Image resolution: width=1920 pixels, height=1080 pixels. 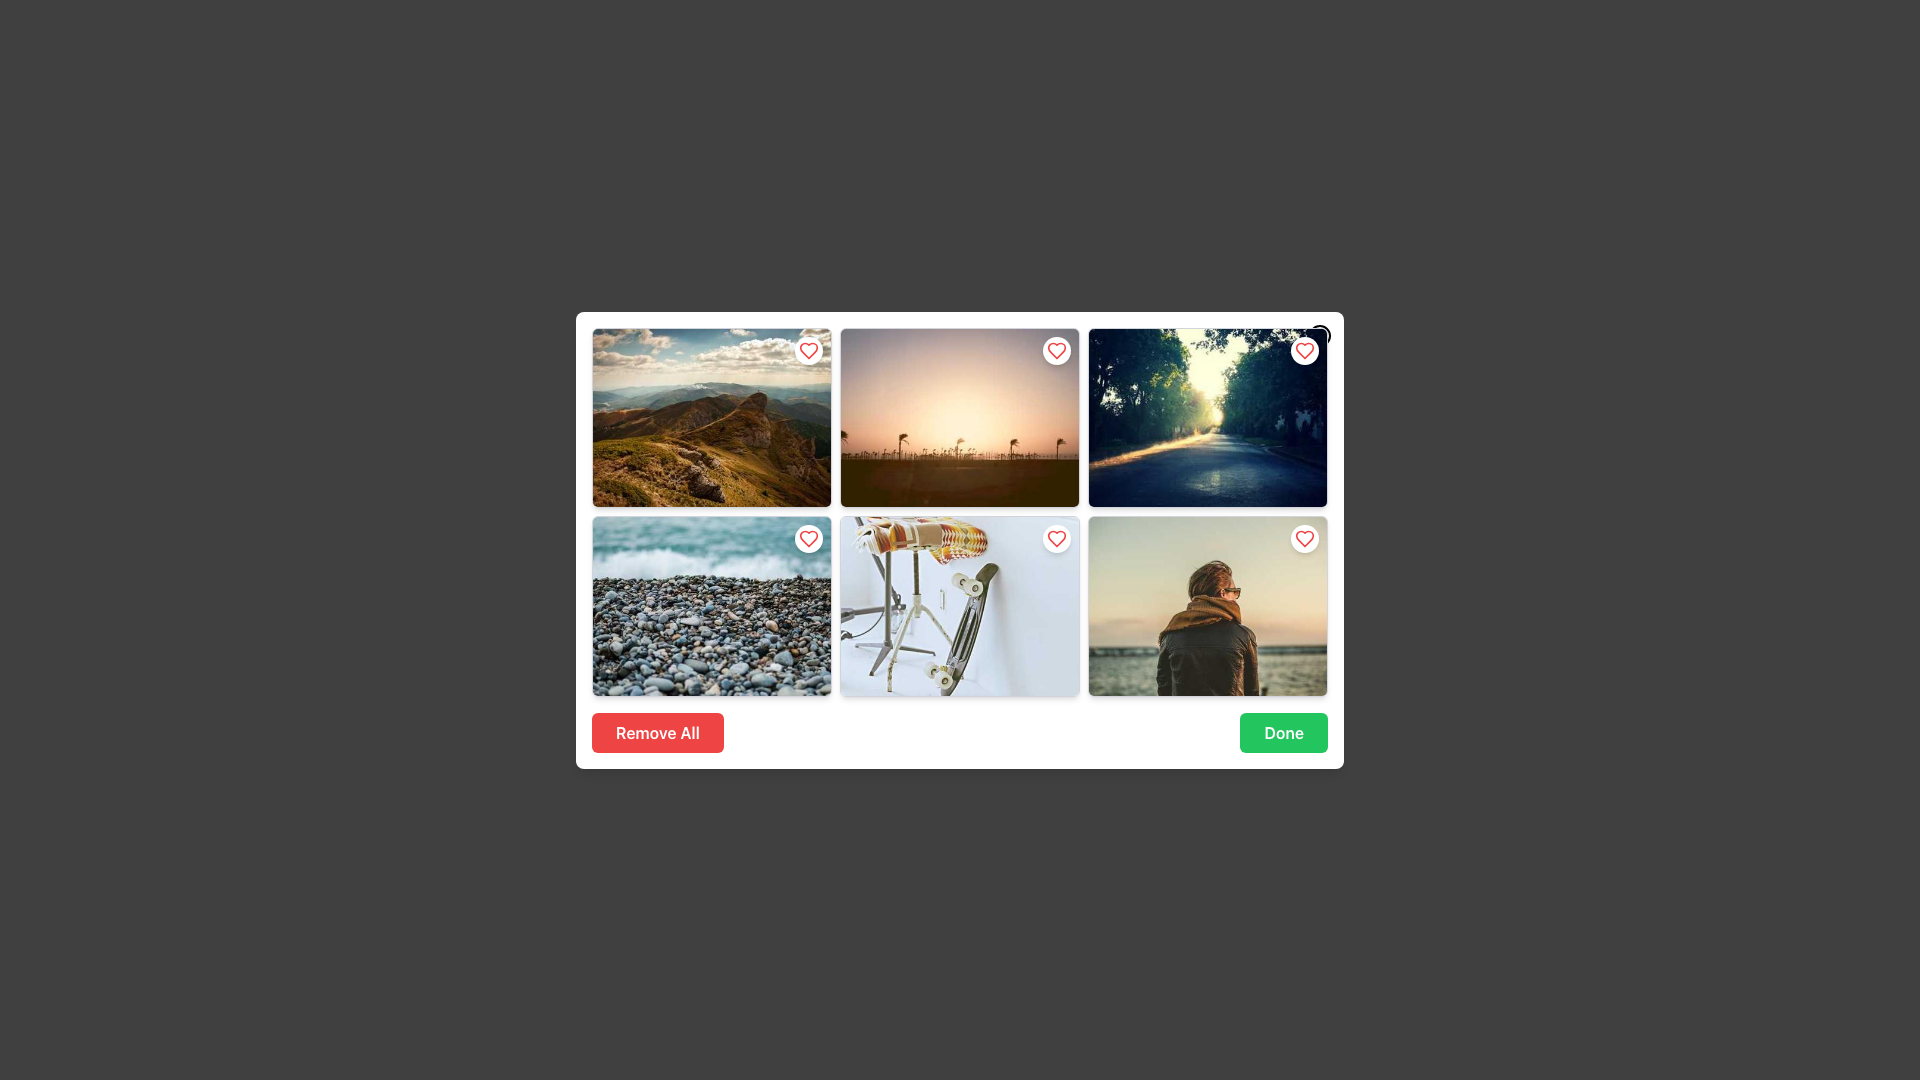 I want to click on the Close Button Icon located in the top-right corner of the rectangular frame that overlays an image, so click(x=1320, y=334).